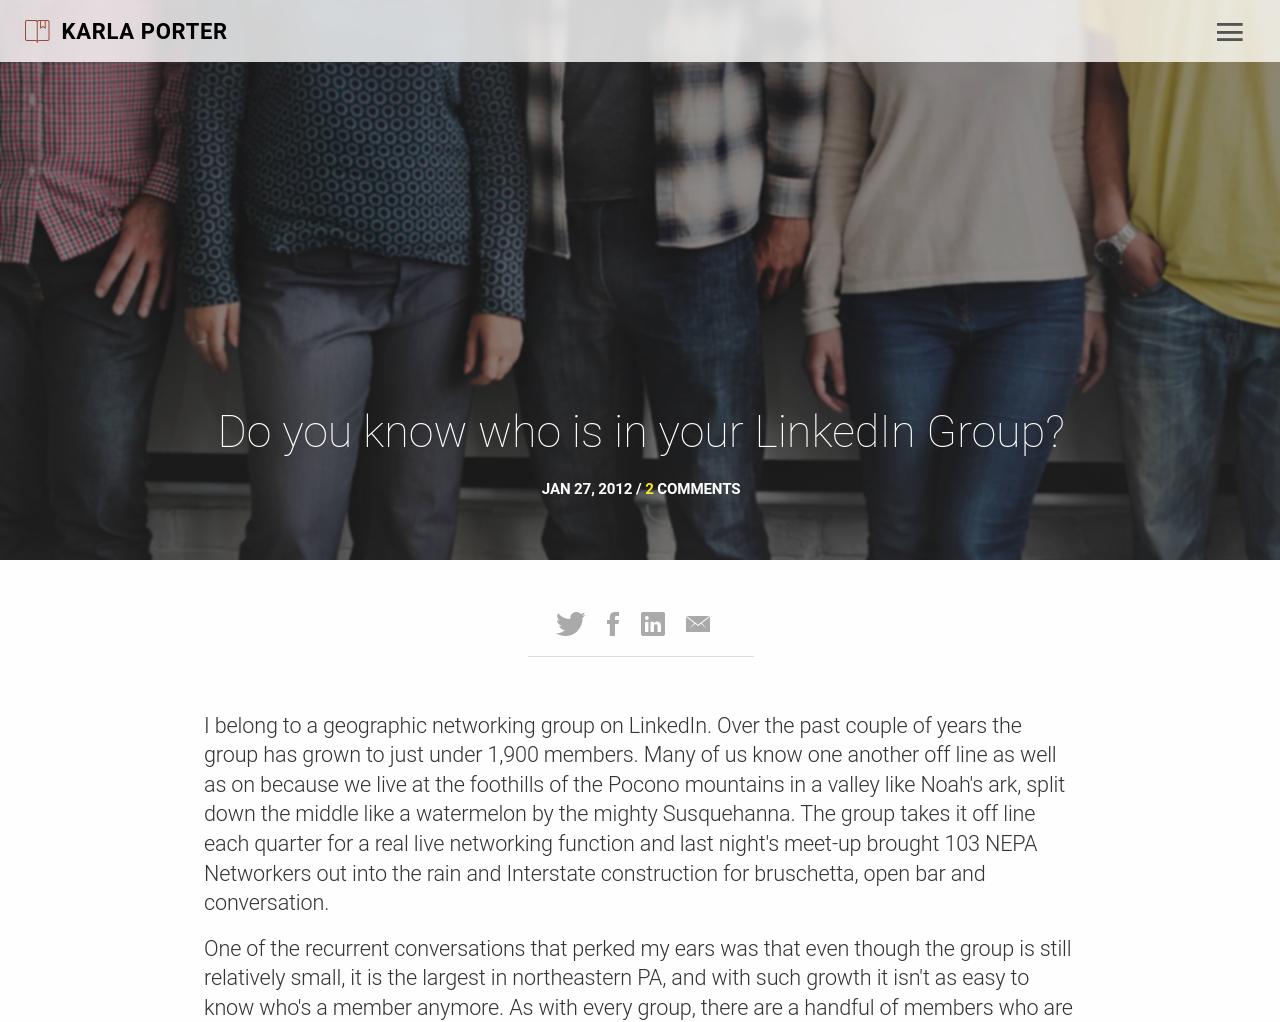  I want to click on 'comments', so click(653, 489).